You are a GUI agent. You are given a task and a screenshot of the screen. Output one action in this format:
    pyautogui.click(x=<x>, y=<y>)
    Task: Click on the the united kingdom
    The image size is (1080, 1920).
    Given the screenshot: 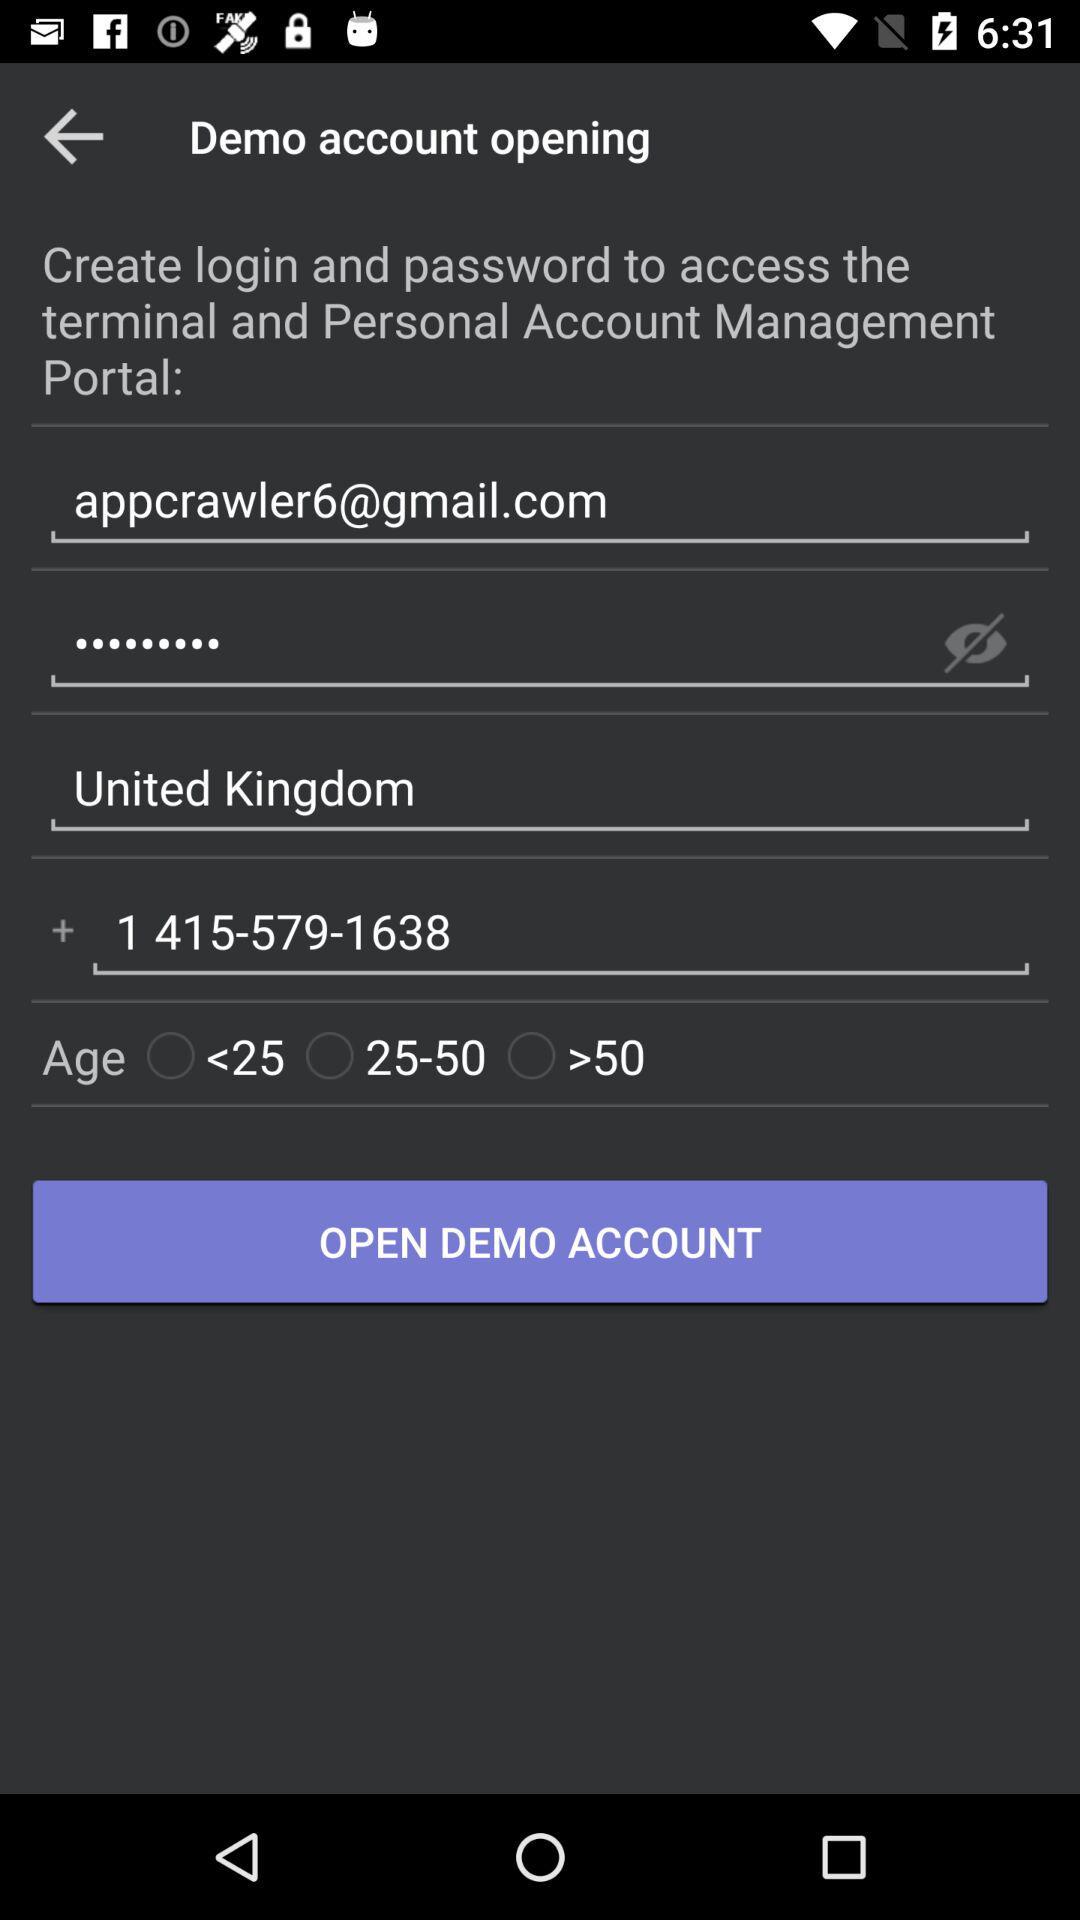 What is the action you would take?
    pyautogui.click(x=540, y=786)
    